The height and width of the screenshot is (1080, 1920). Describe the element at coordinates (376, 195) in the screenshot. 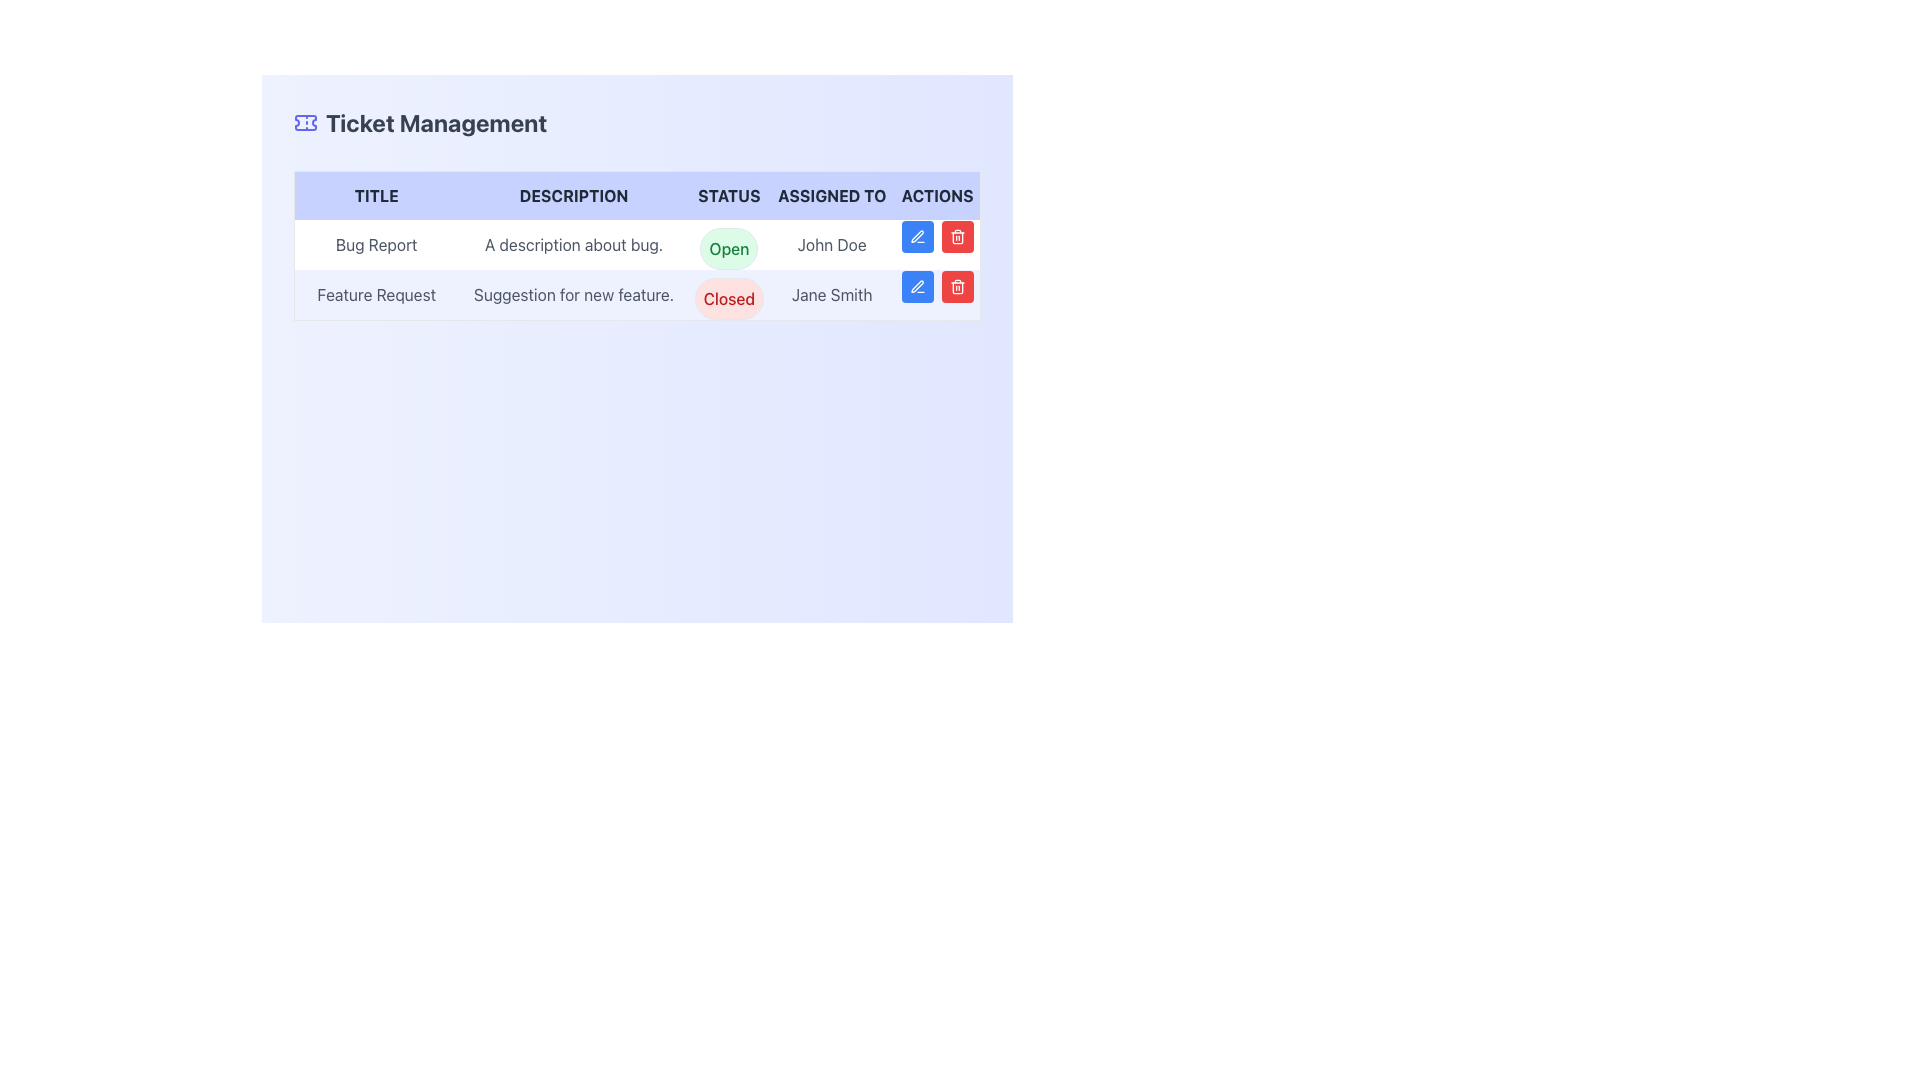

I see `the header label for the 'Title' column in the tabular layout, located at the top-left corner of the content section` at that location.